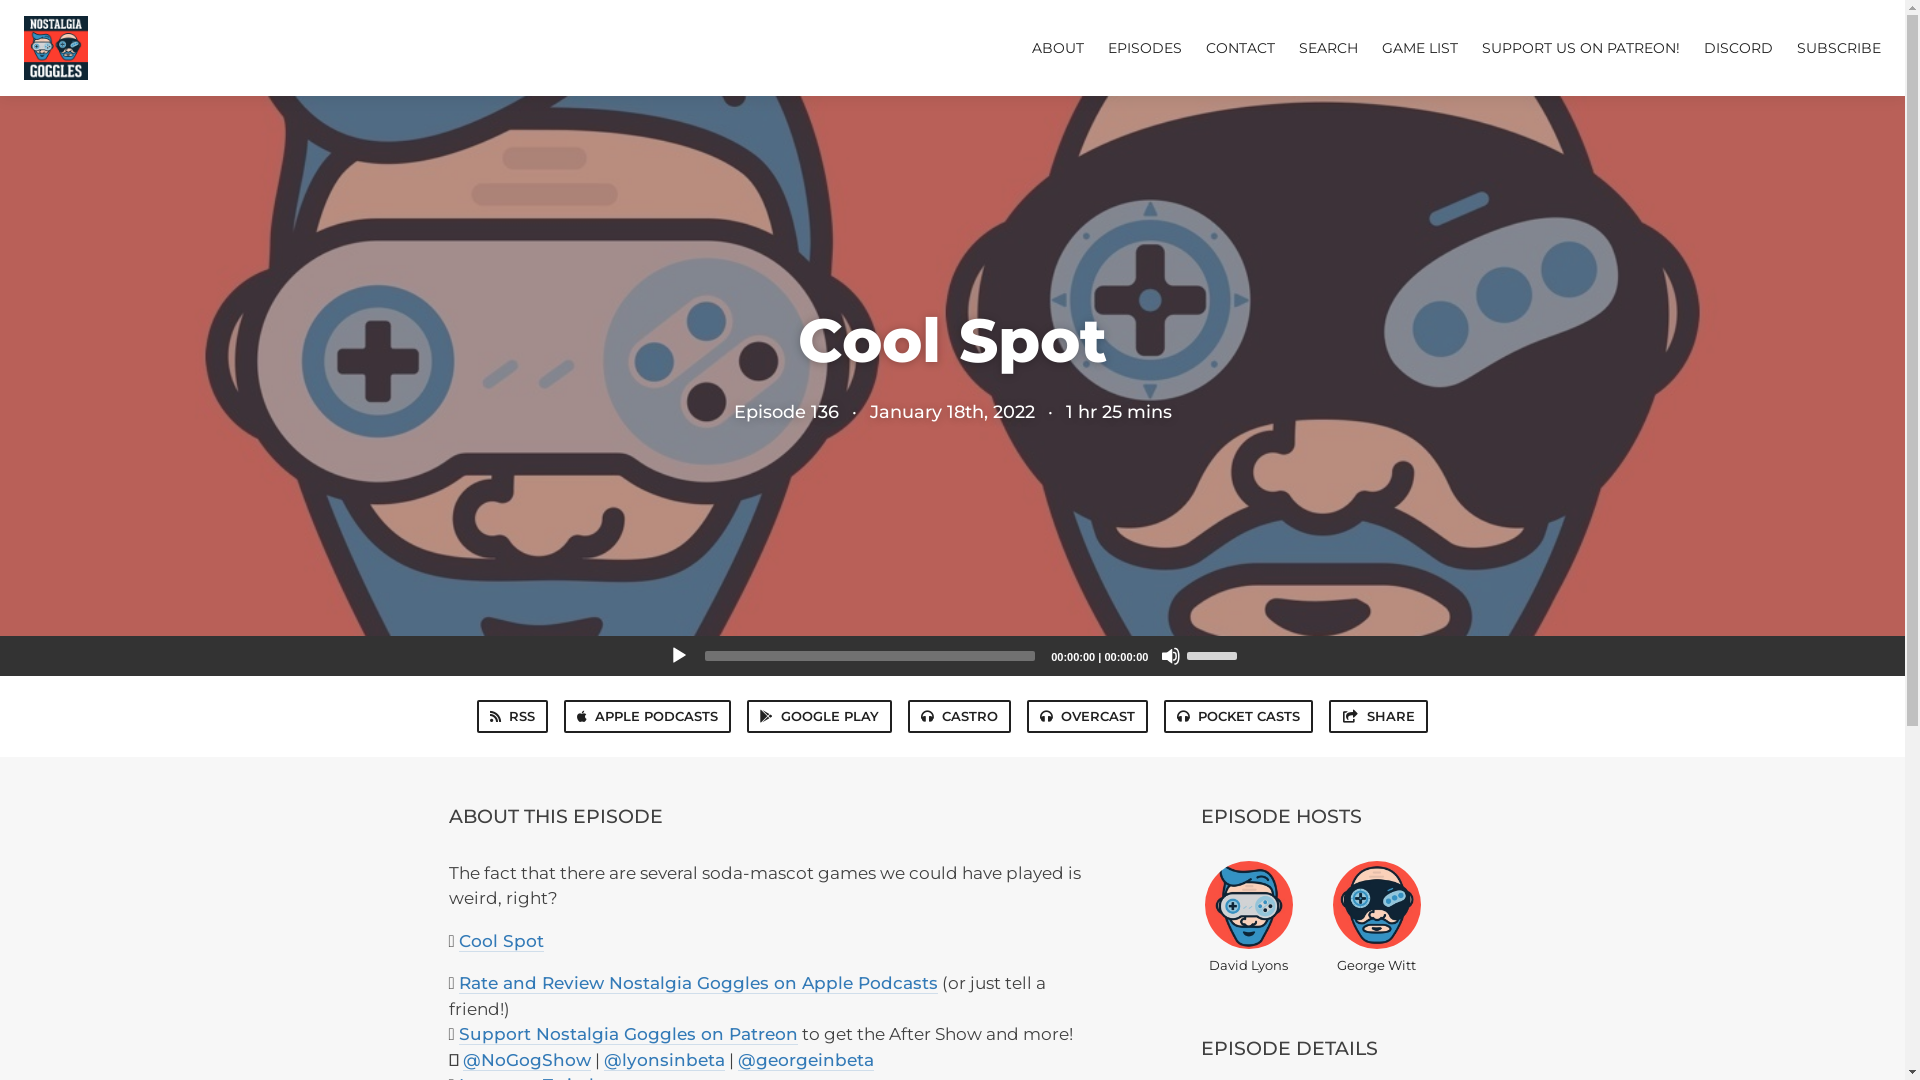 Image resolution: width=1920 pixels, height=1080 pixels. I want to click on '@lyonsinbeta', so click(664, 1059).